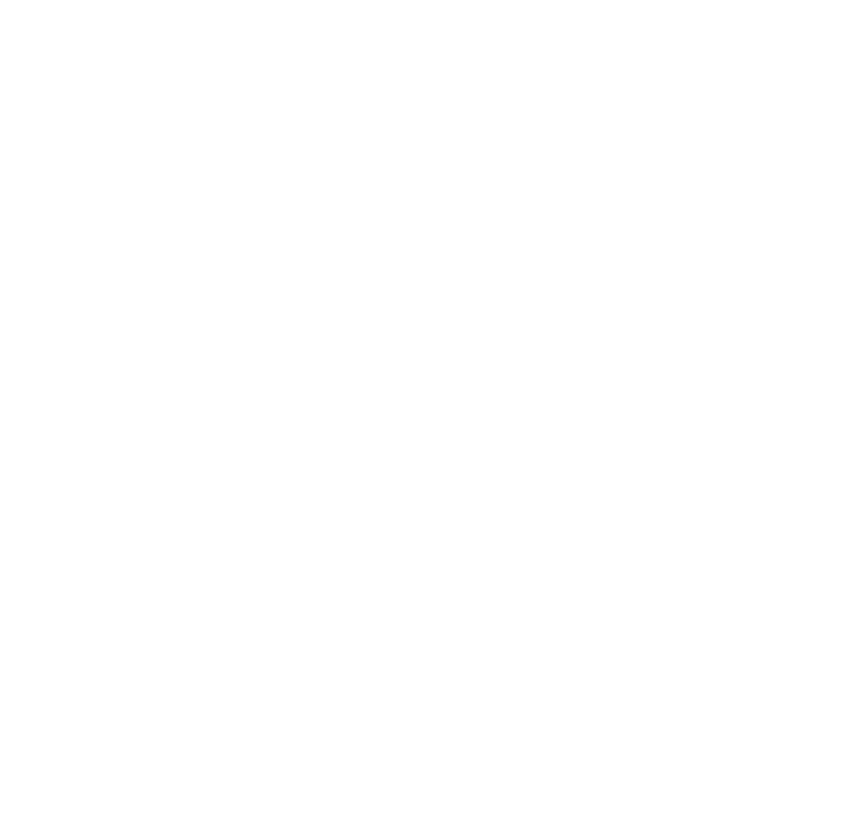 This screenshot has width=850, height=830. I want to click on 'Size', so click(455, 327).